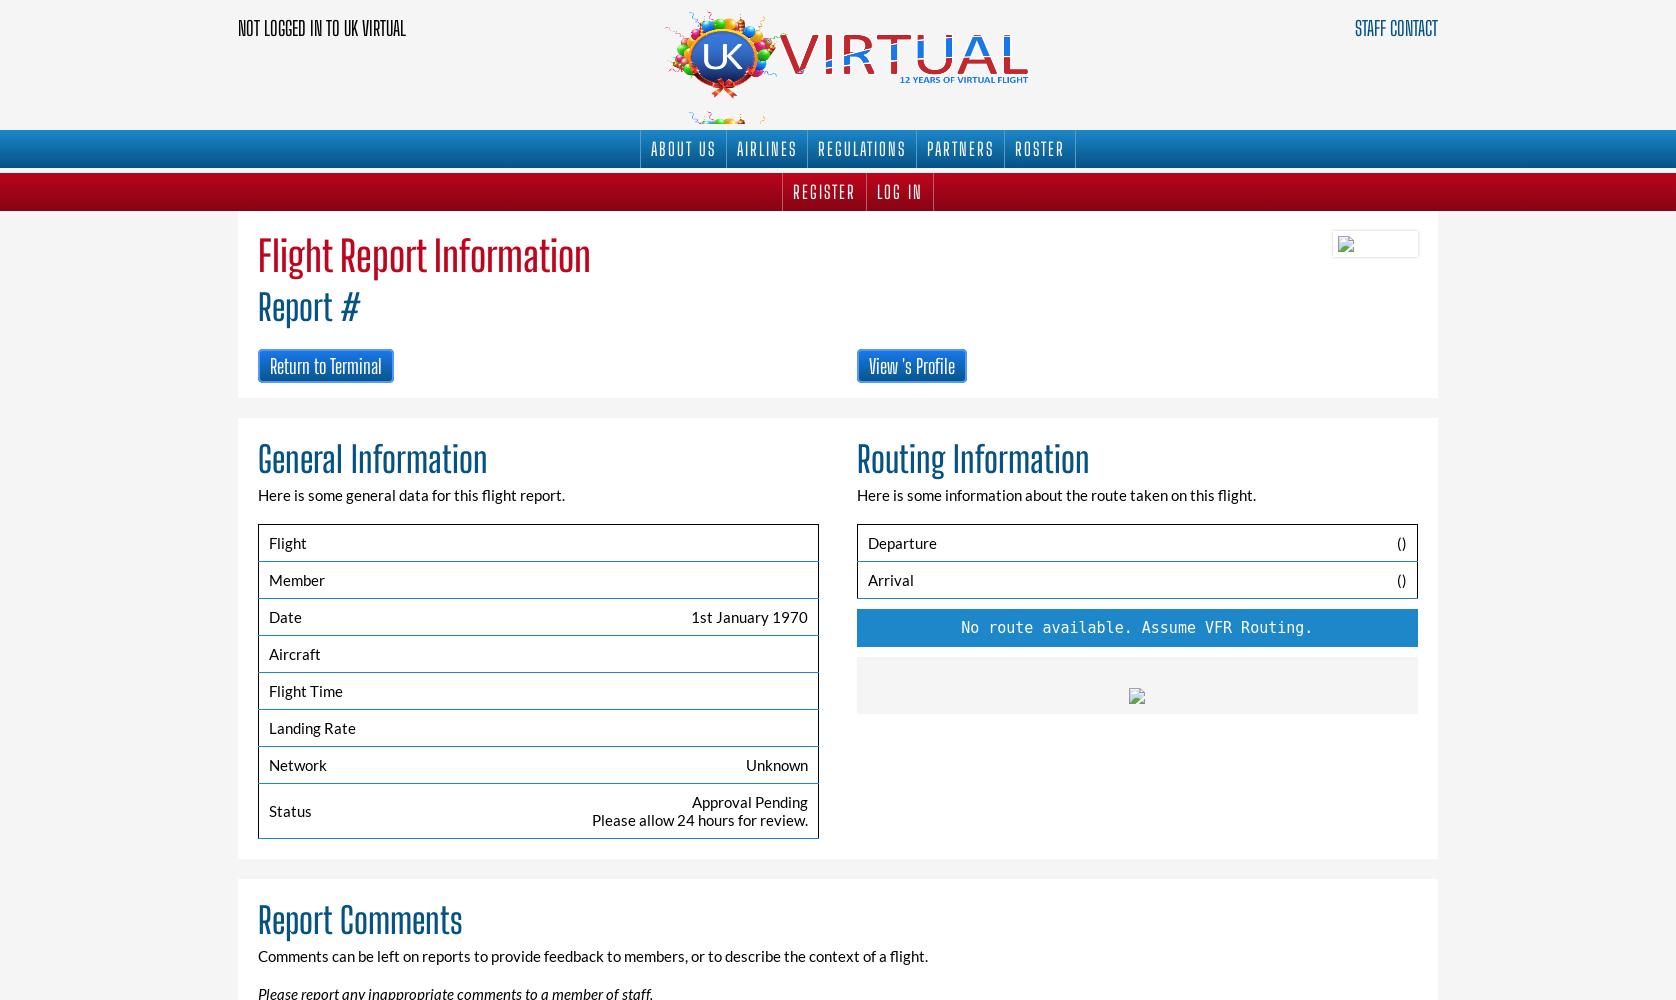 The width and height of the screenshot is (1676, 1000). I want to click on 'Not logged in to UK virtual', so click(236, 28).